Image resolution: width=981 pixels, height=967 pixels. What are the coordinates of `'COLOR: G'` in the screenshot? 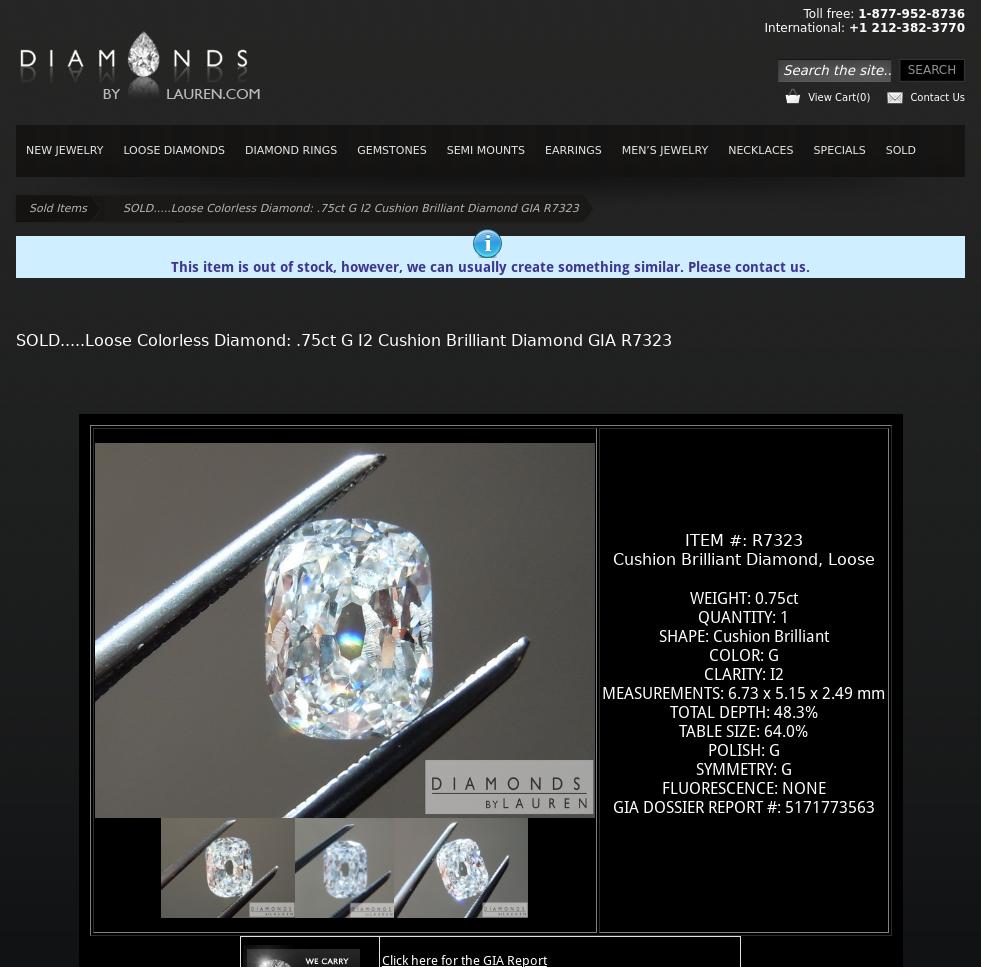 It's located at (743, 653).